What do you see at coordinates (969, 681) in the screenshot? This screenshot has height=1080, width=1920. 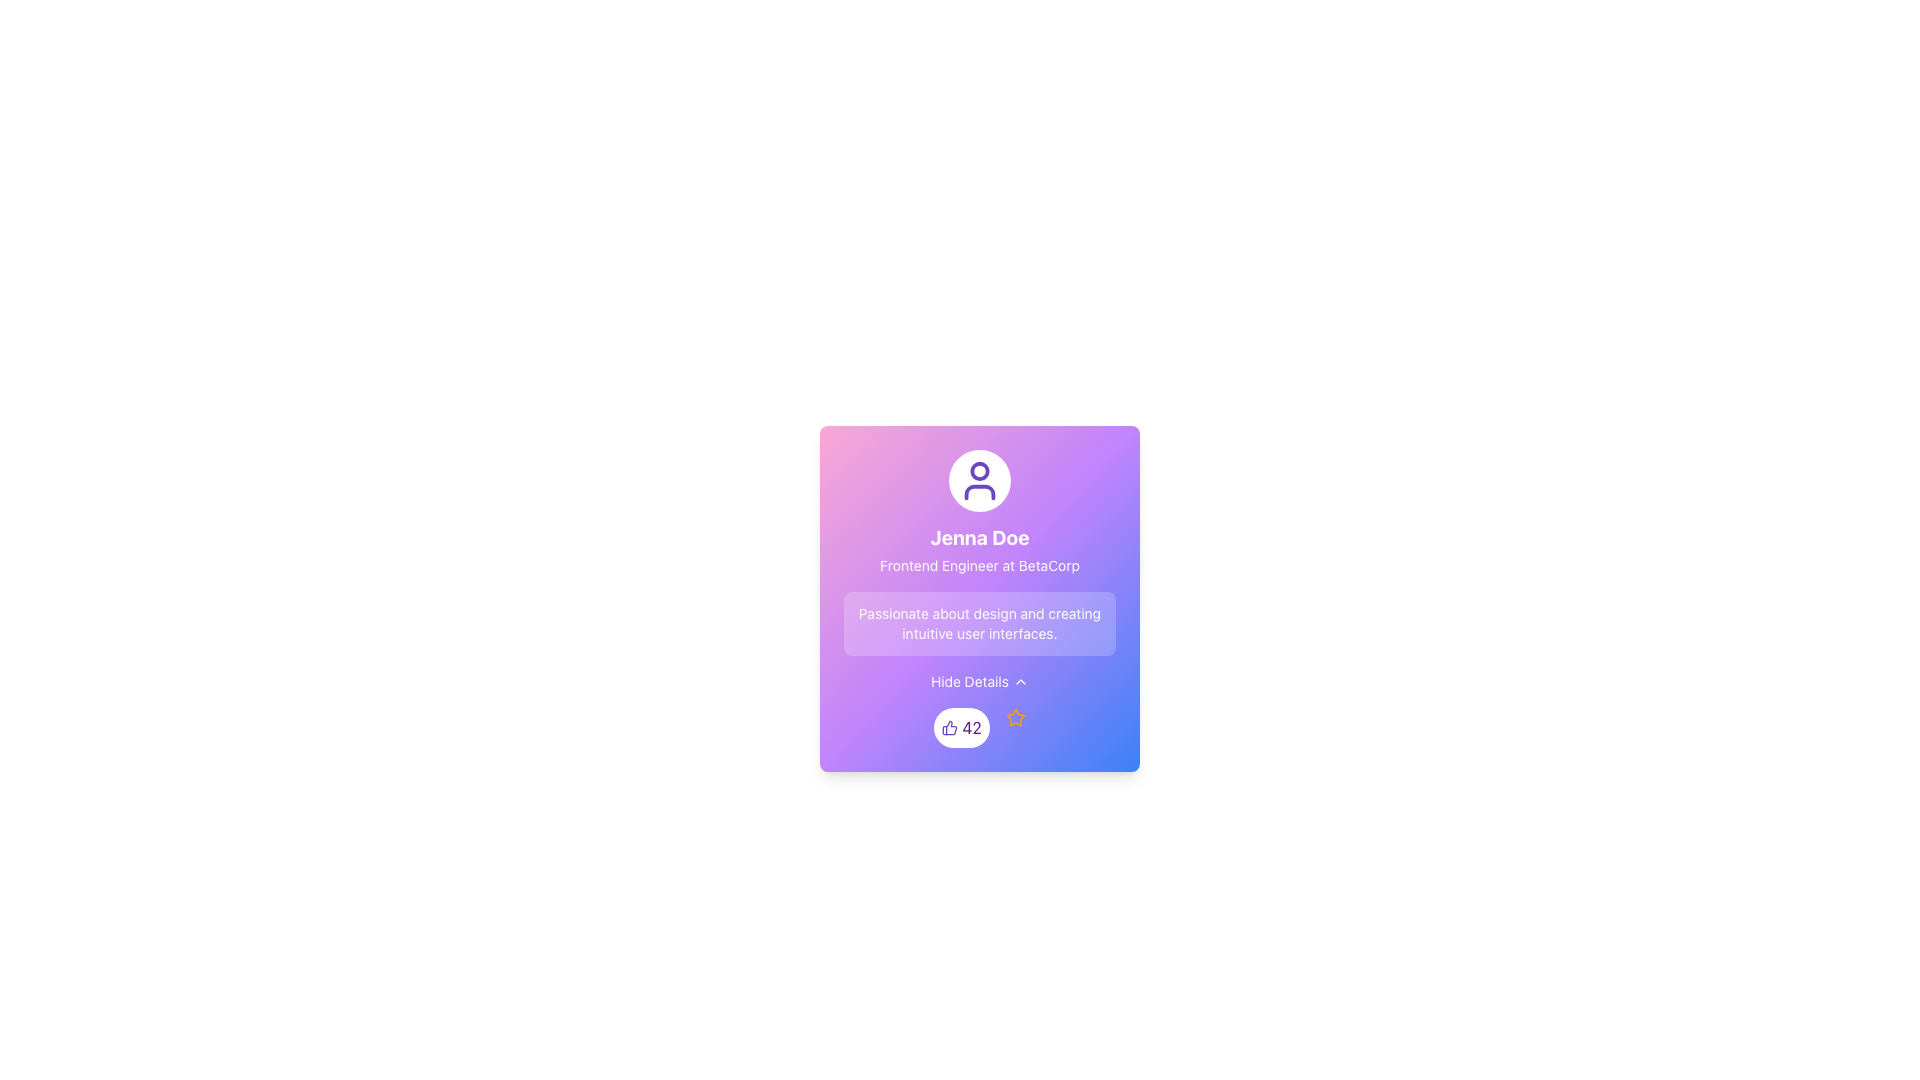 I see `the text label located at the lower-center of the card, which precedes an upward chevron icon` at bounding box center [969, 681].